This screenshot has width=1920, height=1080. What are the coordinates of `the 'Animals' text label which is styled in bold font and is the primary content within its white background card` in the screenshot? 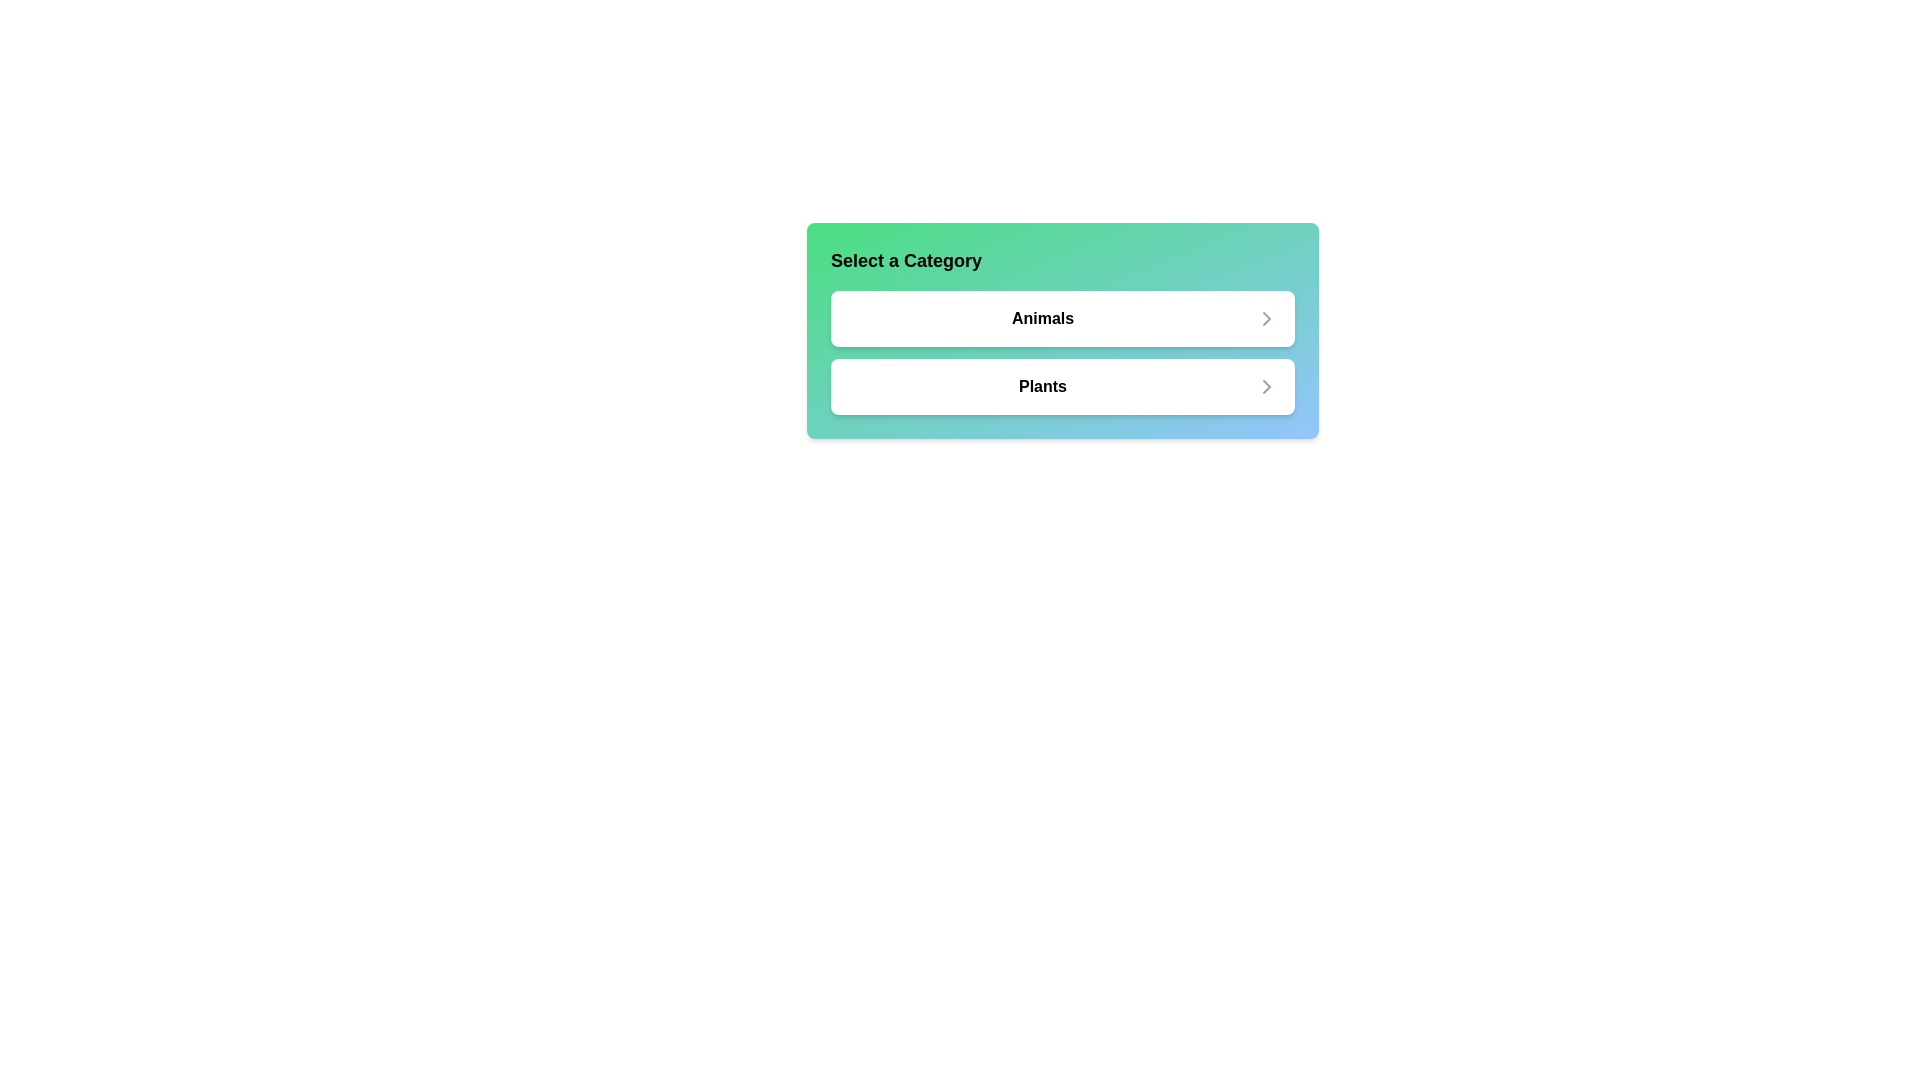 It's located at (1041, 318).